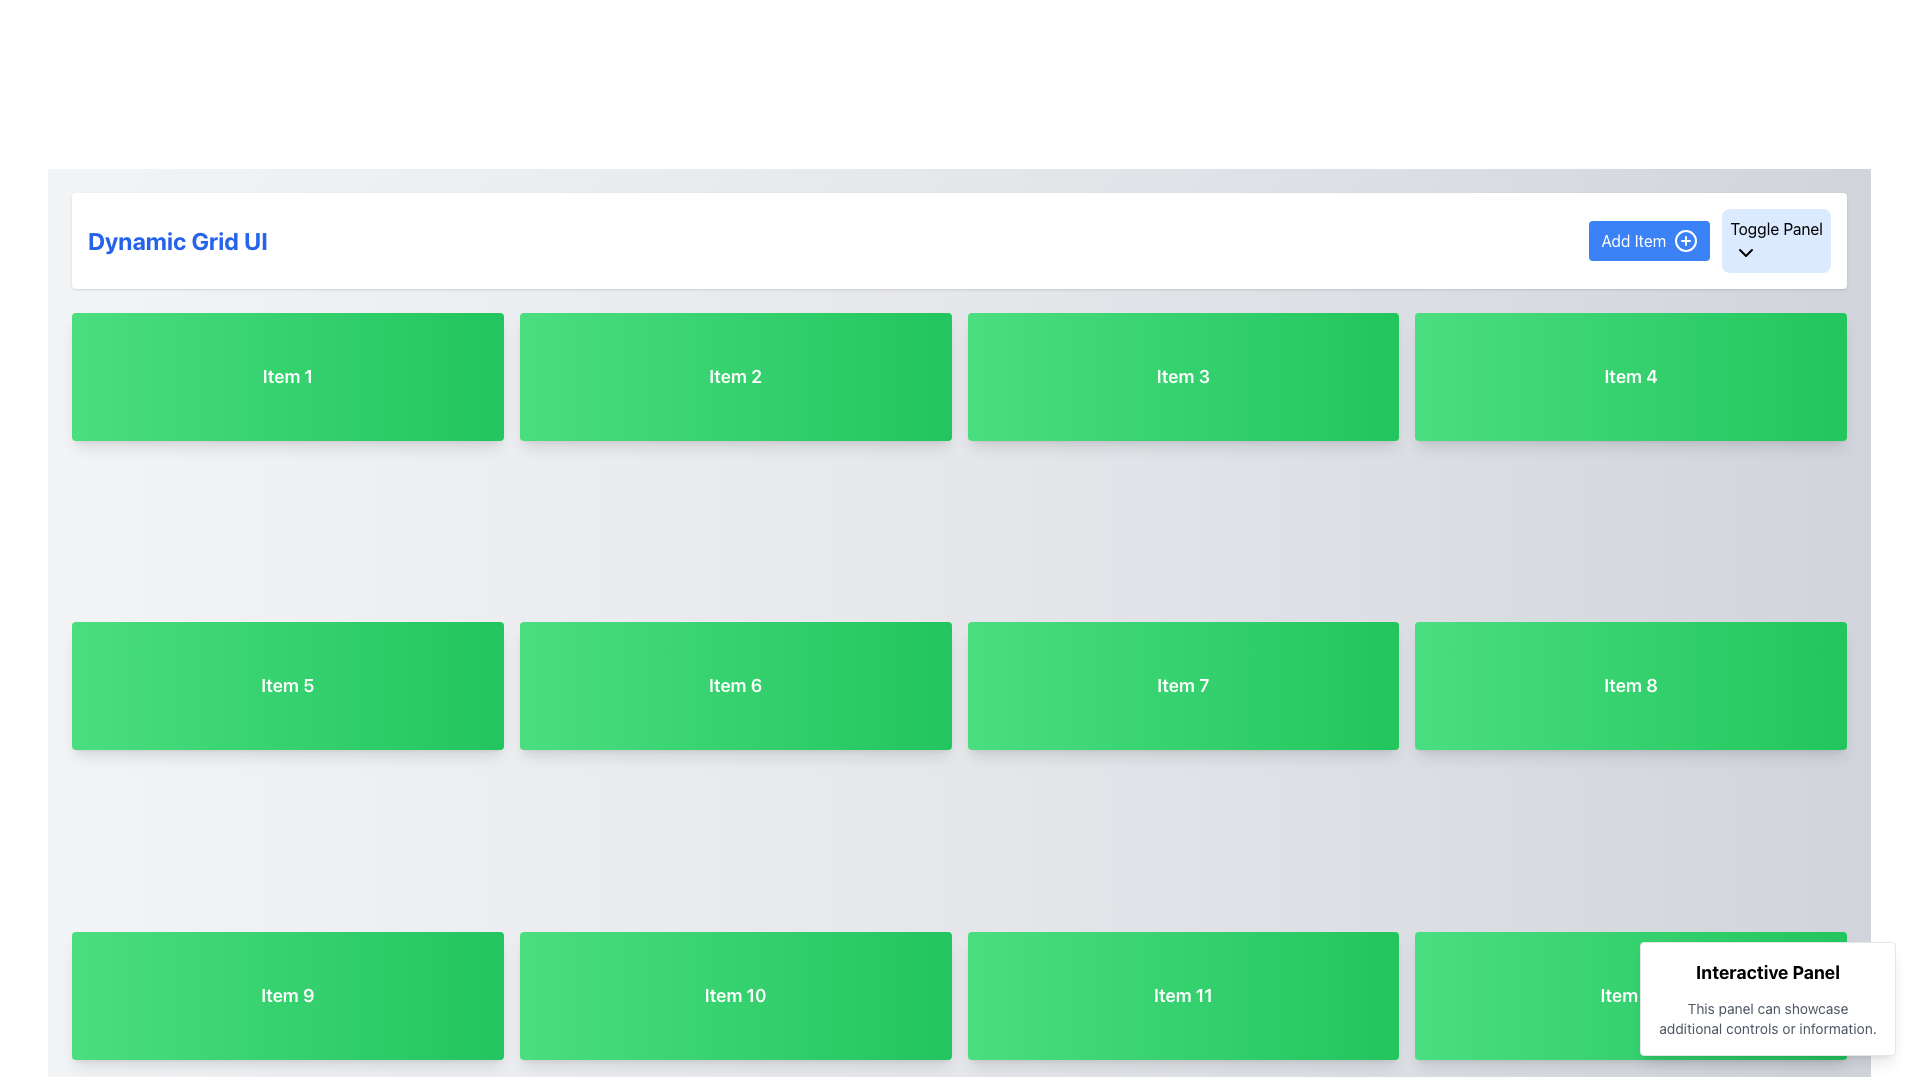 The image size is (1920, 1080). Describe the element at coordinates (1183, 377) in the screenshot. I see `the green rectangular button labeled 'Item 3' in the grid layout under the 'Dynamic Grid UI' heading` at that location.